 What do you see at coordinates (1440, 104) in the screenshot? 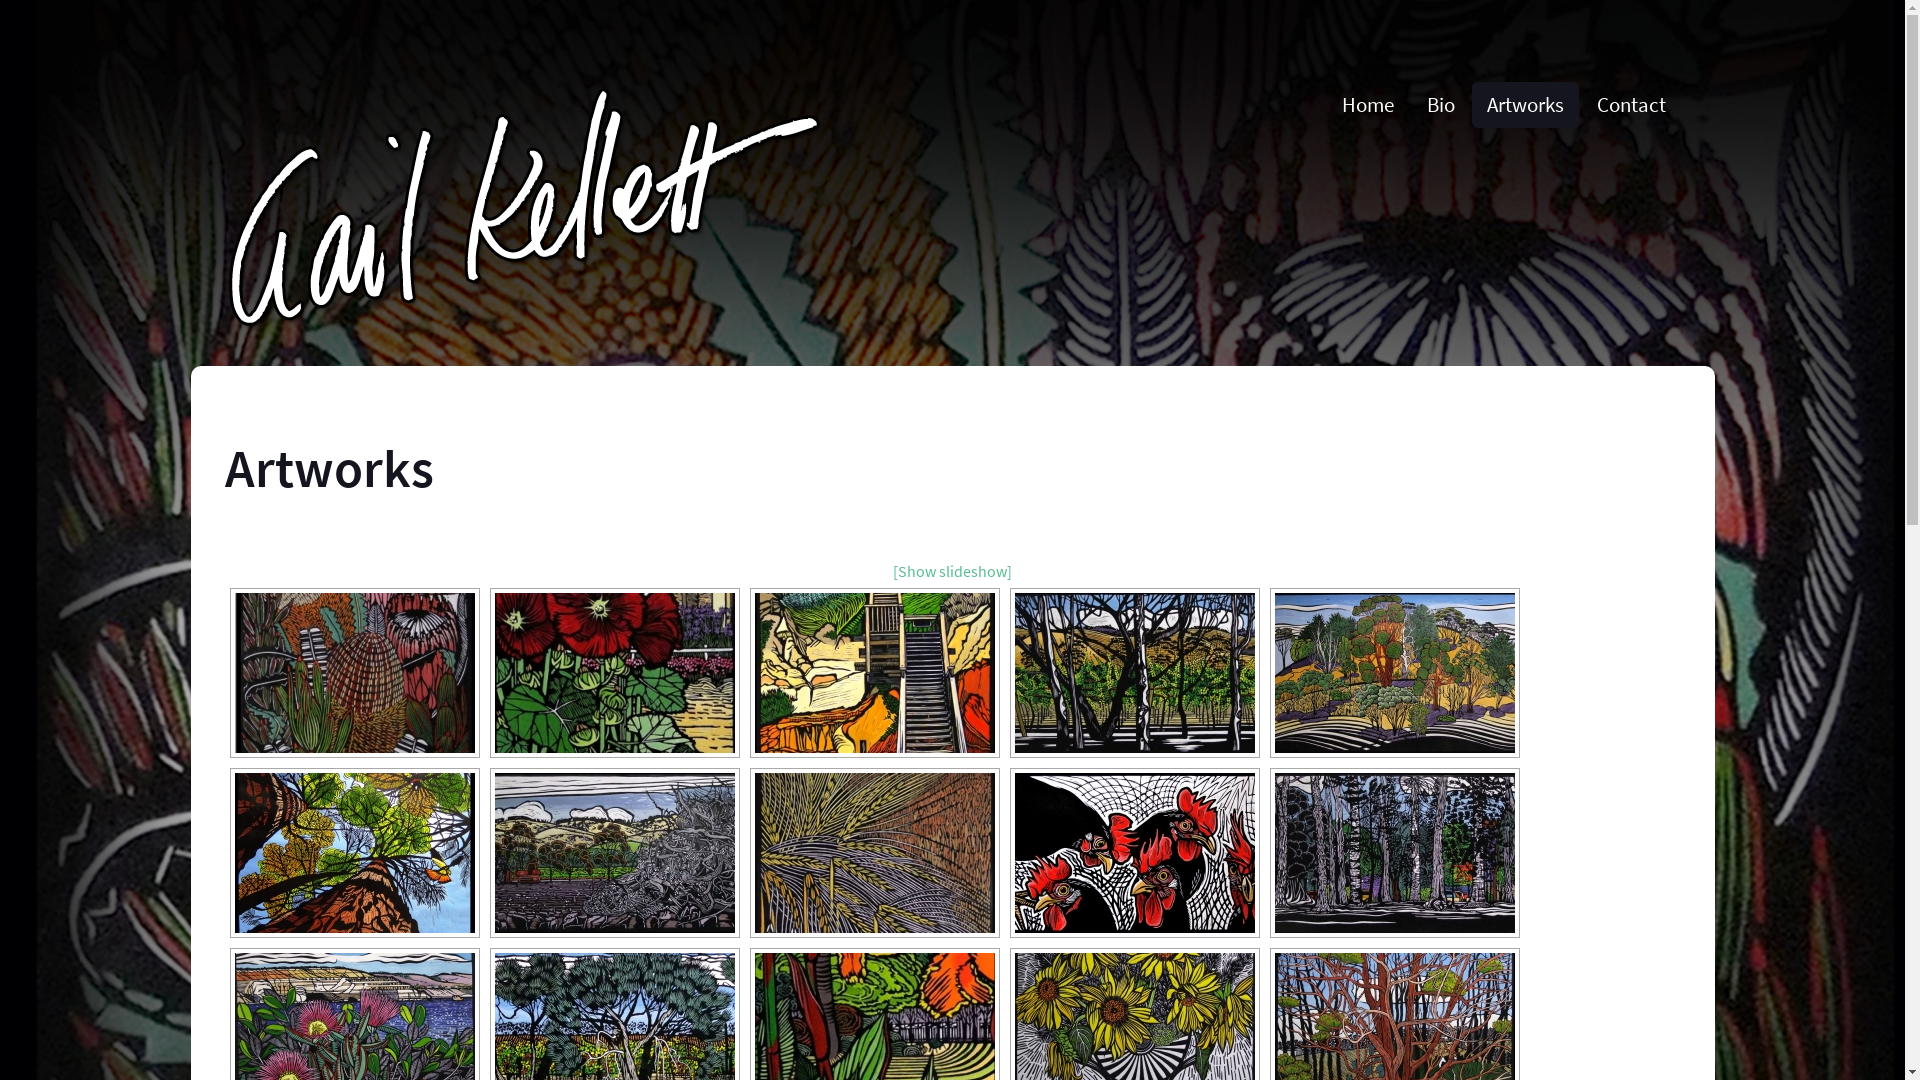
I see `'Bio'` at bounding box center [1440, 104].